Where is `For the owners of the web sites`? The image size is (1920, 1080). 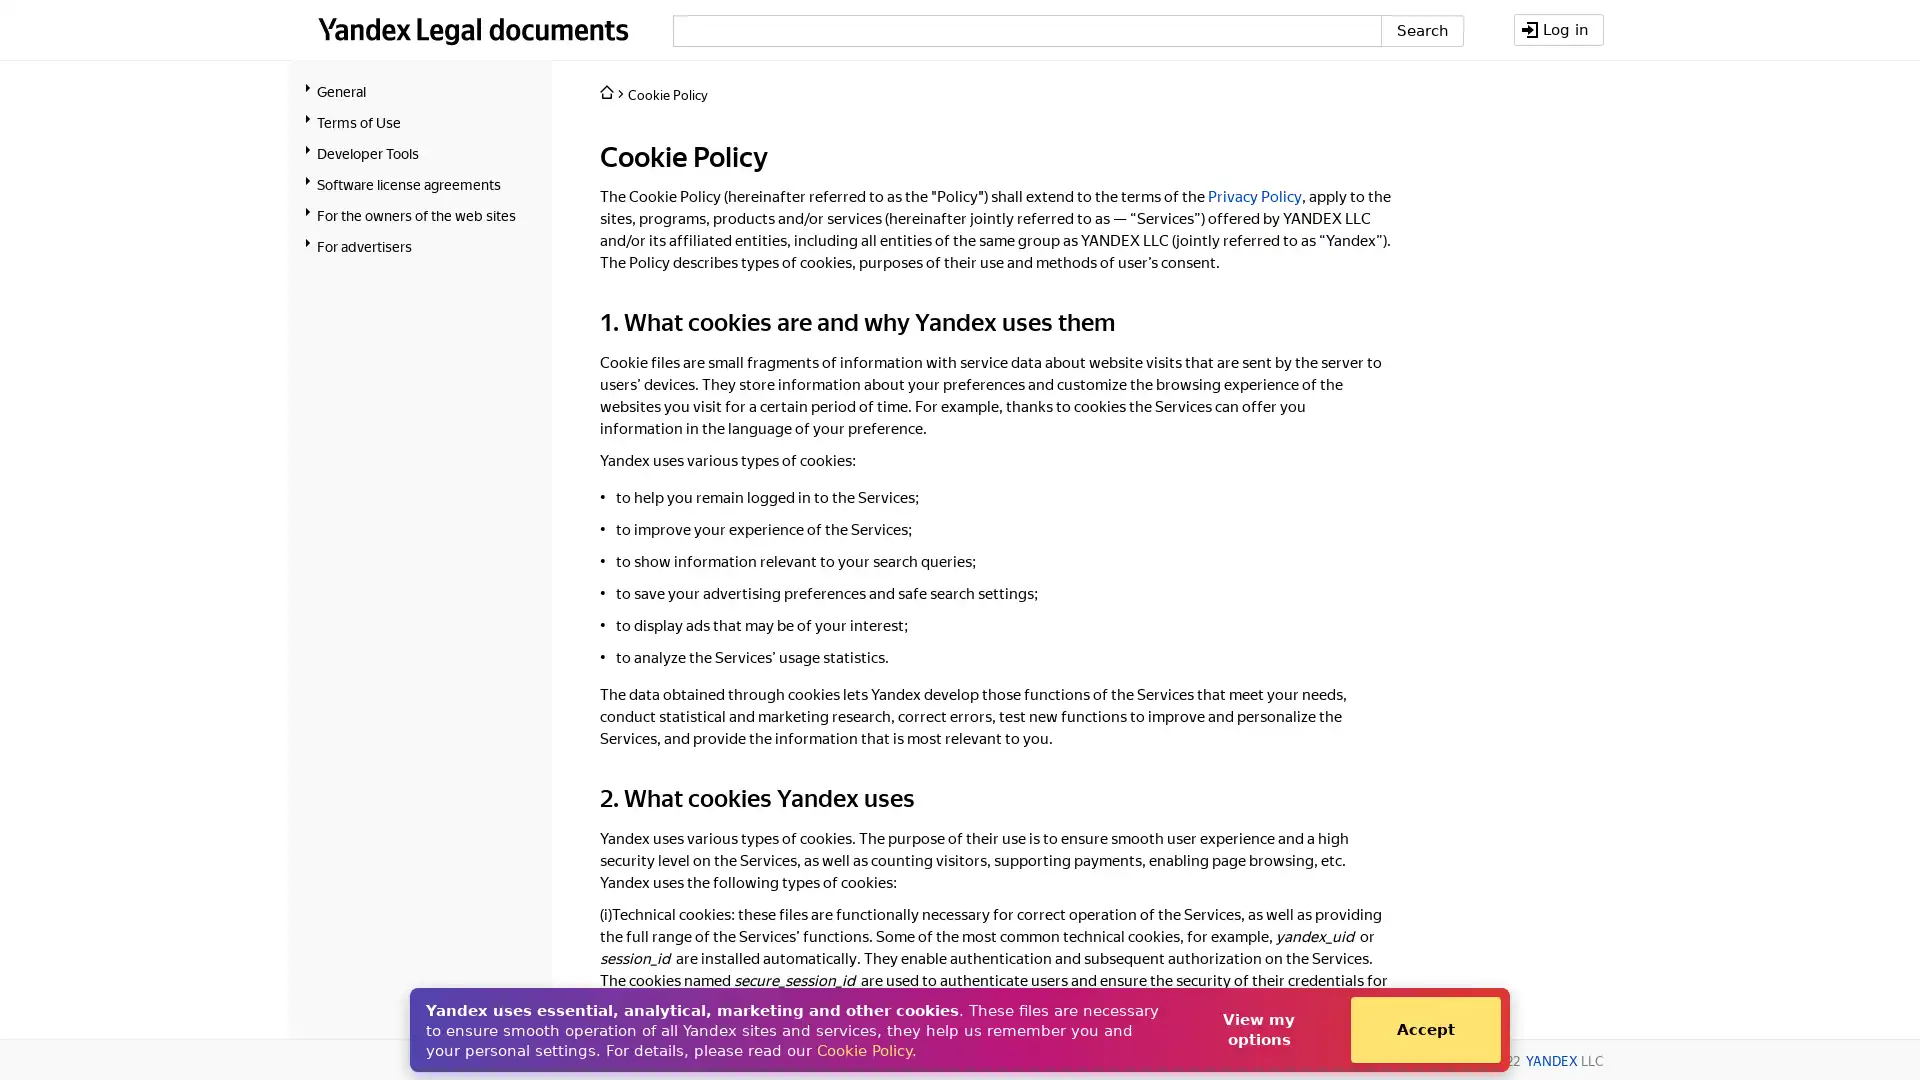 For the owners of the web sites is located at coordinates (419, 214).